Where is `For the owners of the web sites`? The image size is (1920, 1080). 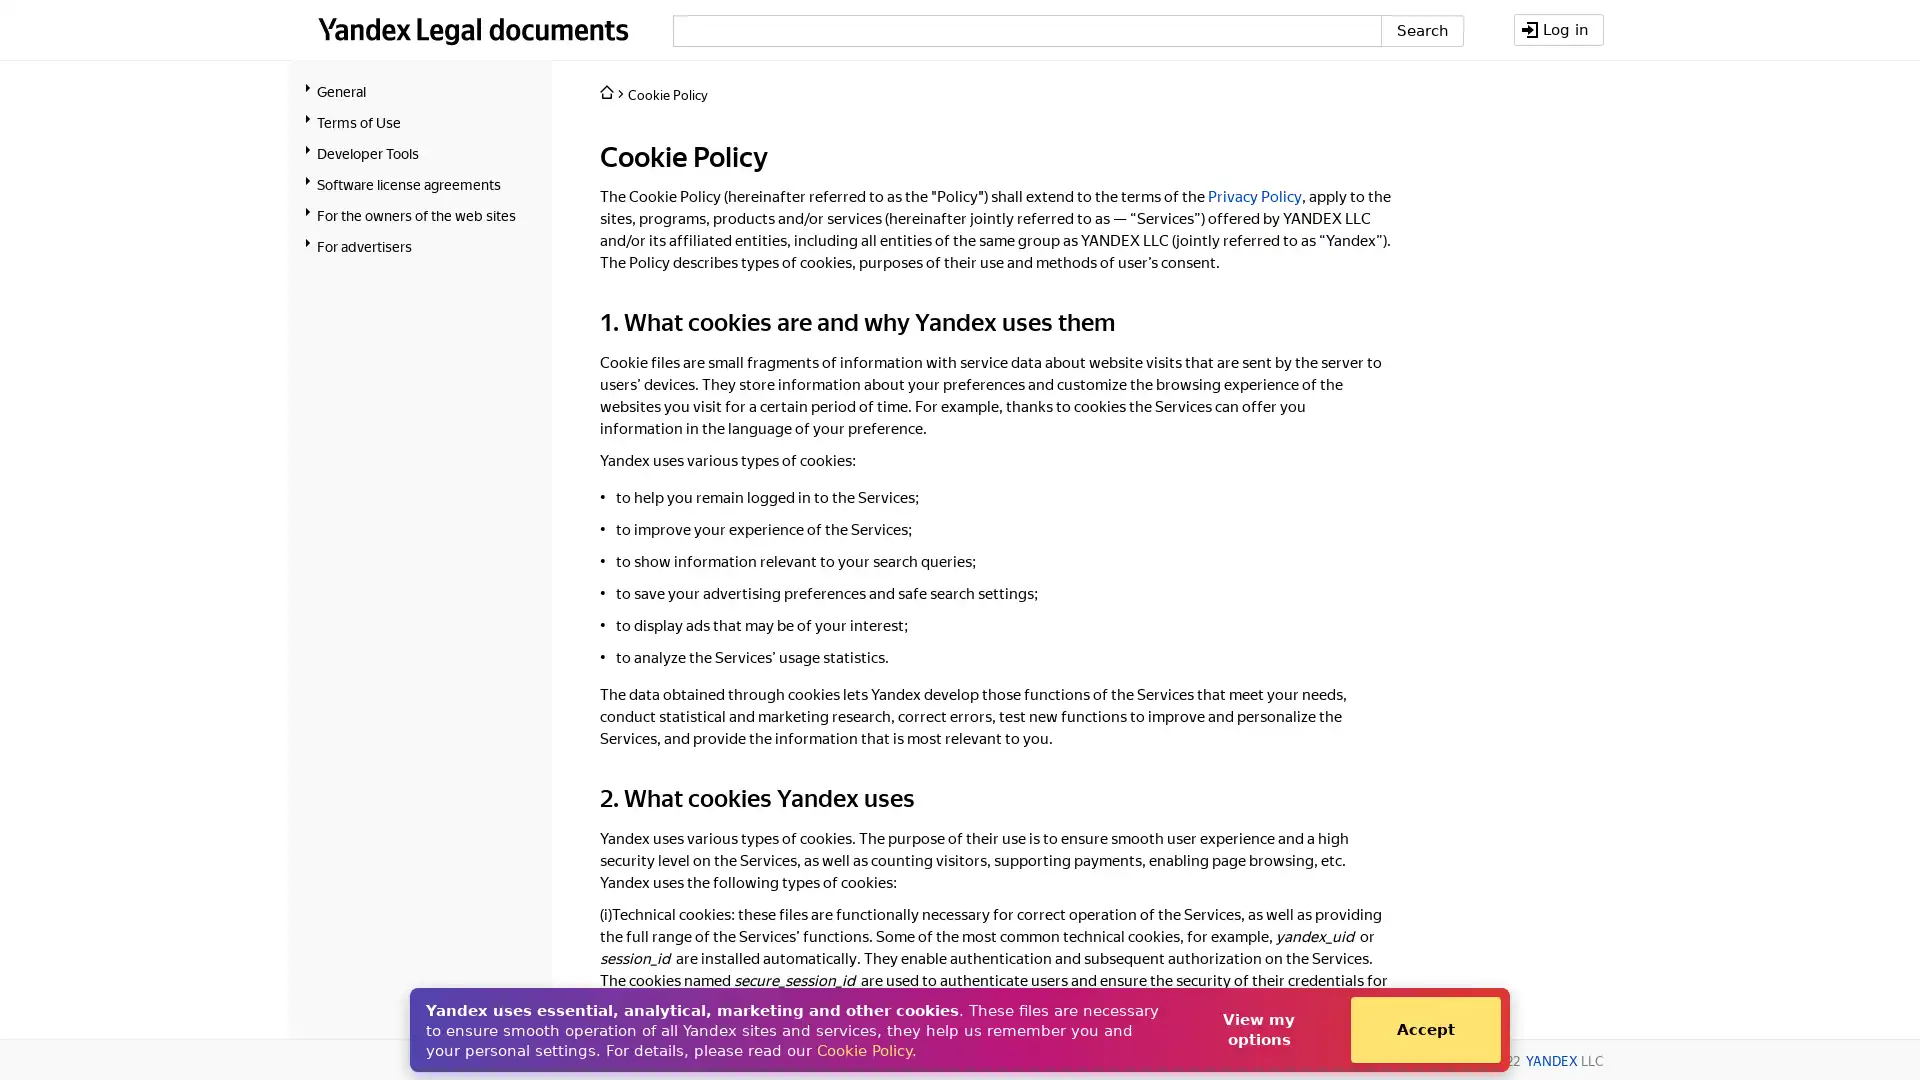 For the owners of the web sites is located at coordinates (419, 214).